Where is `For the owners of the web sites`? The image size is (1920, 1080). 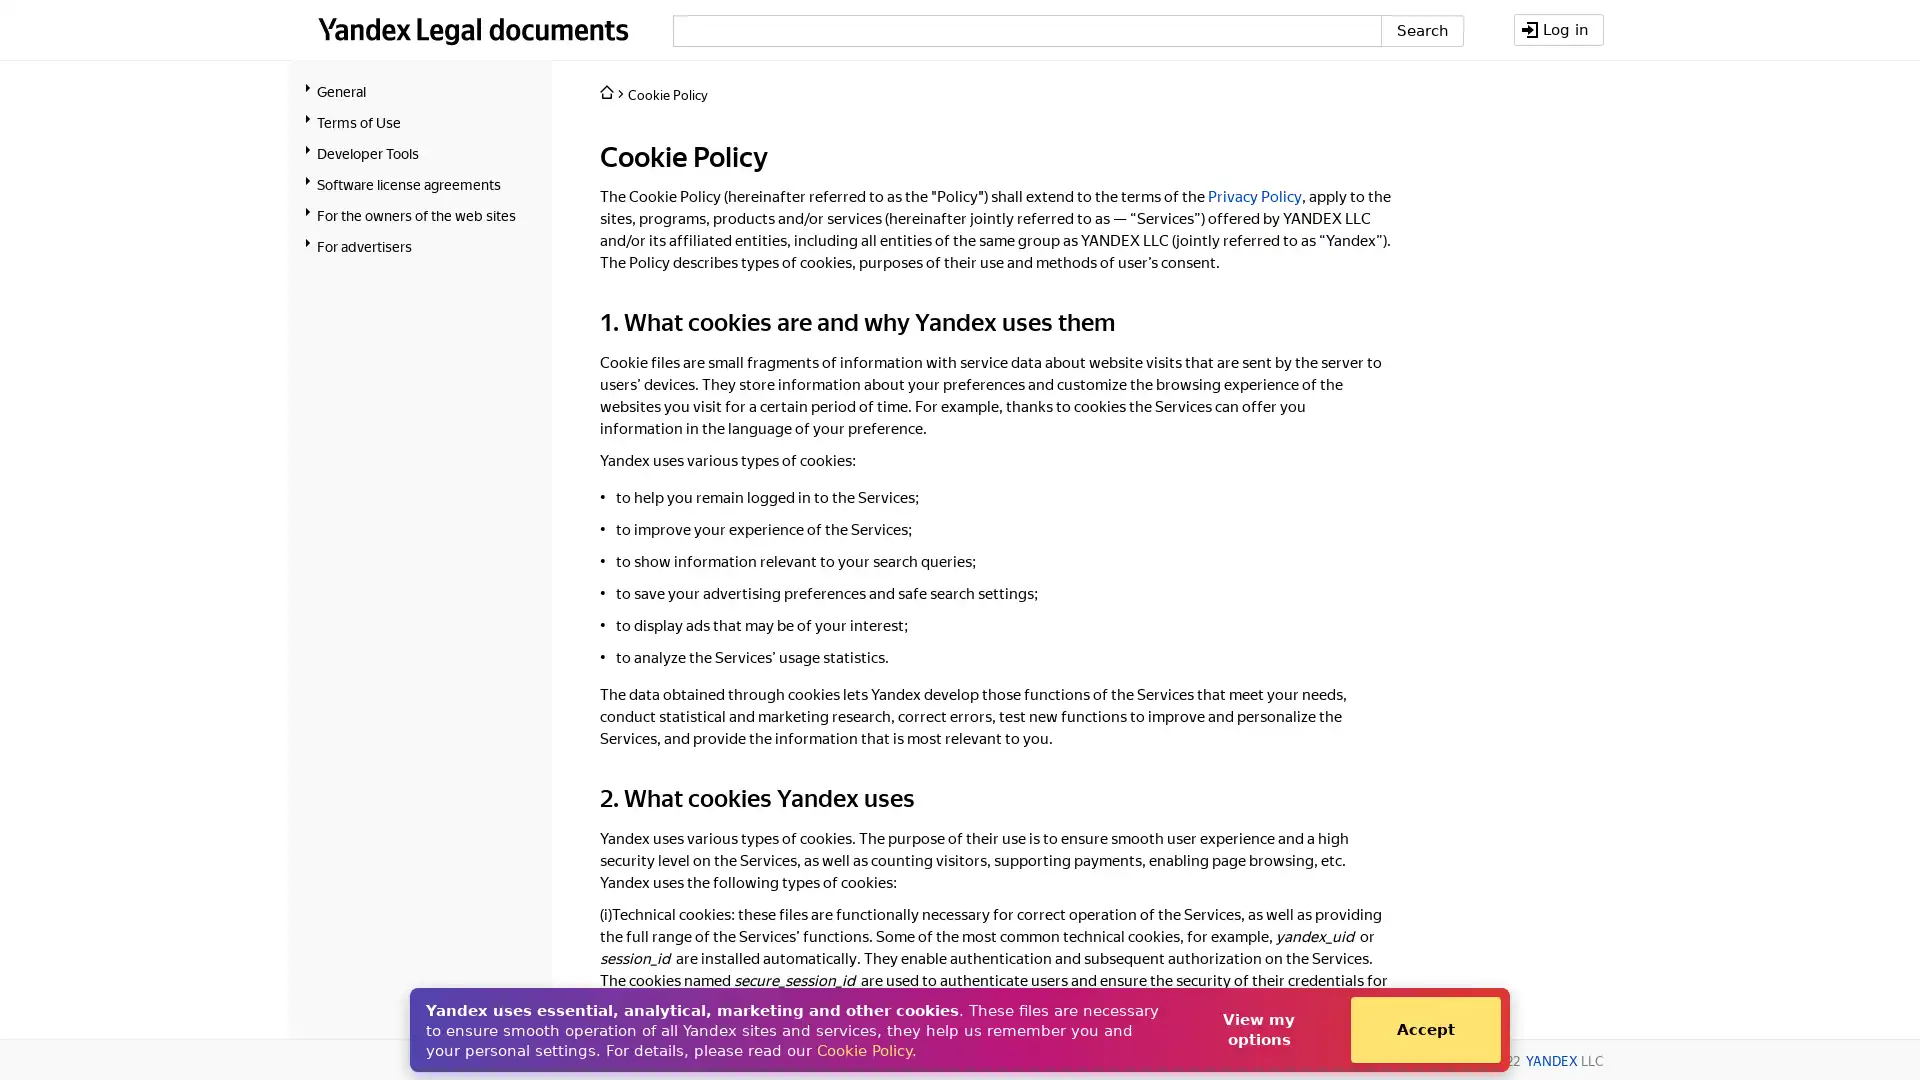 For the owners of the web sites is located at coordinates (419, 214).